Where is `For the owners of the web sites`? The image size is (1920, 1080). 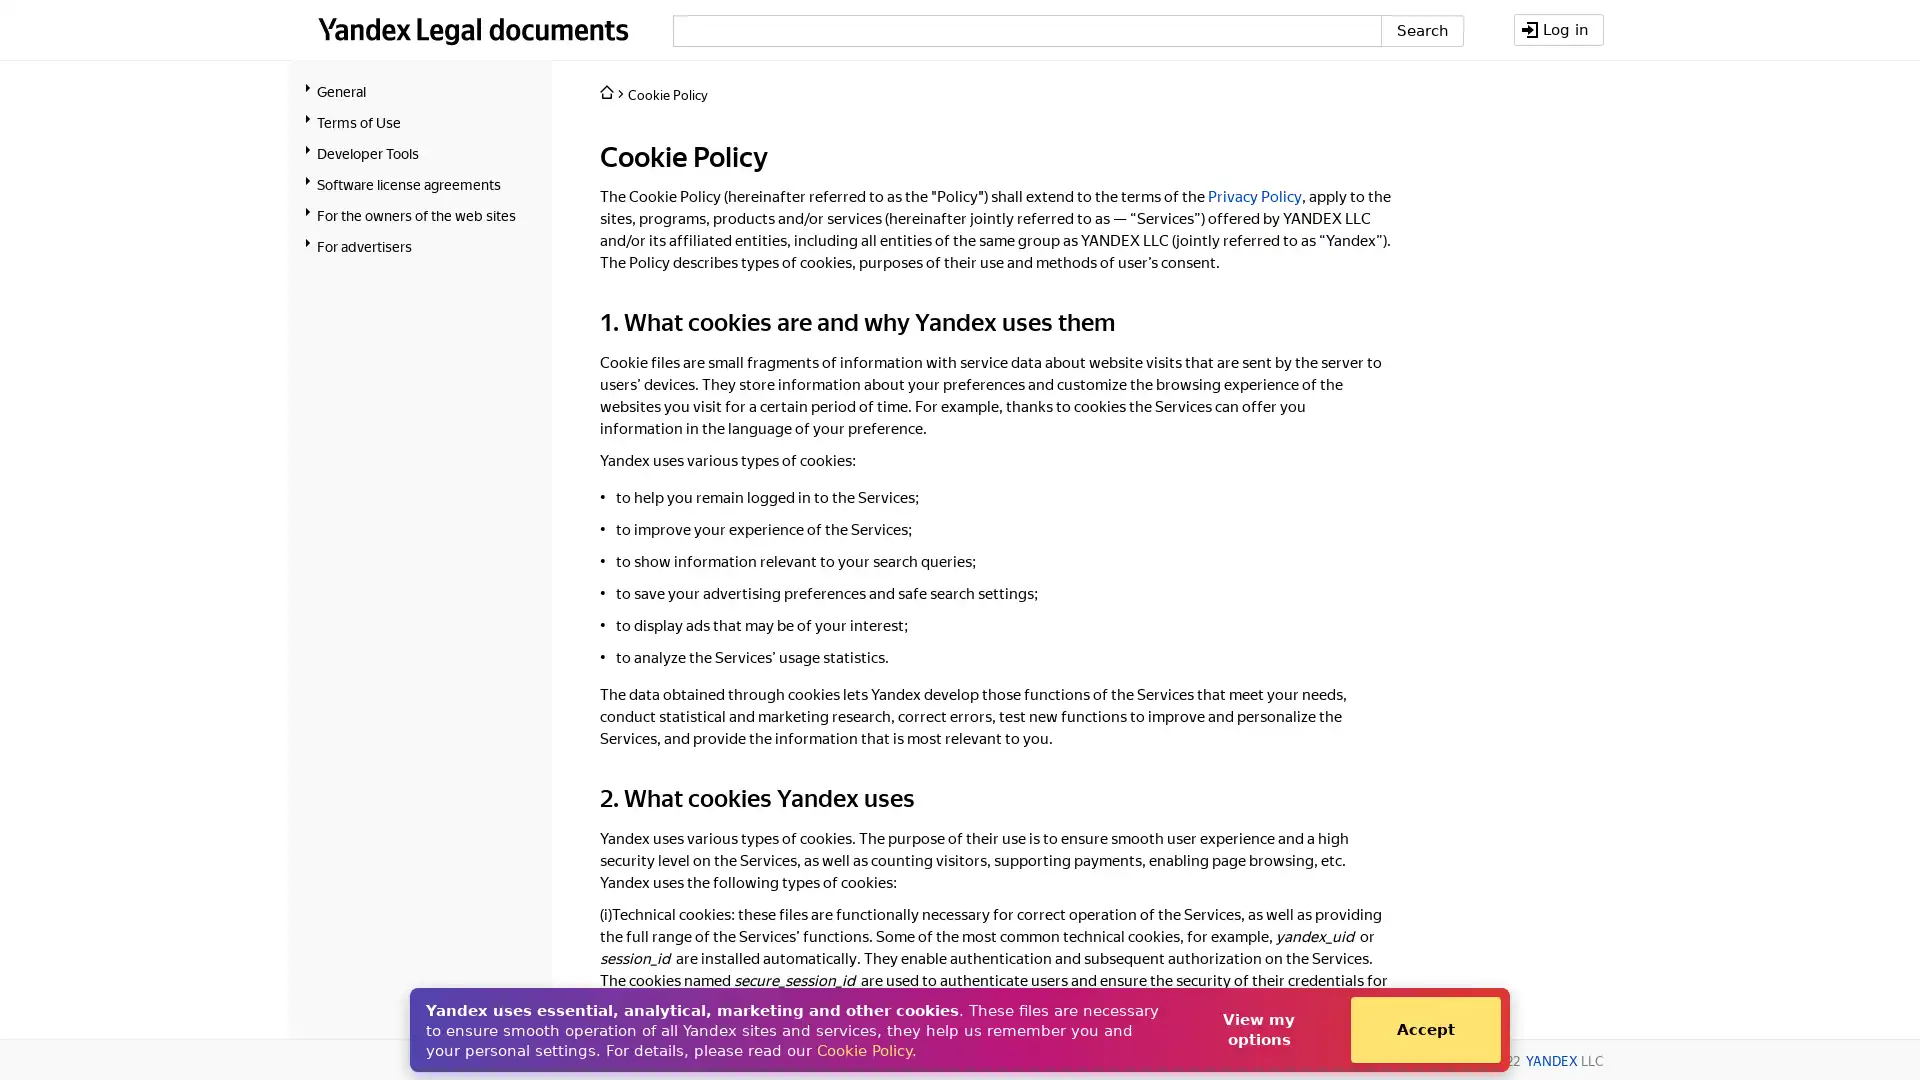 For the owners of the web sites is located at coordinates (419, 214).